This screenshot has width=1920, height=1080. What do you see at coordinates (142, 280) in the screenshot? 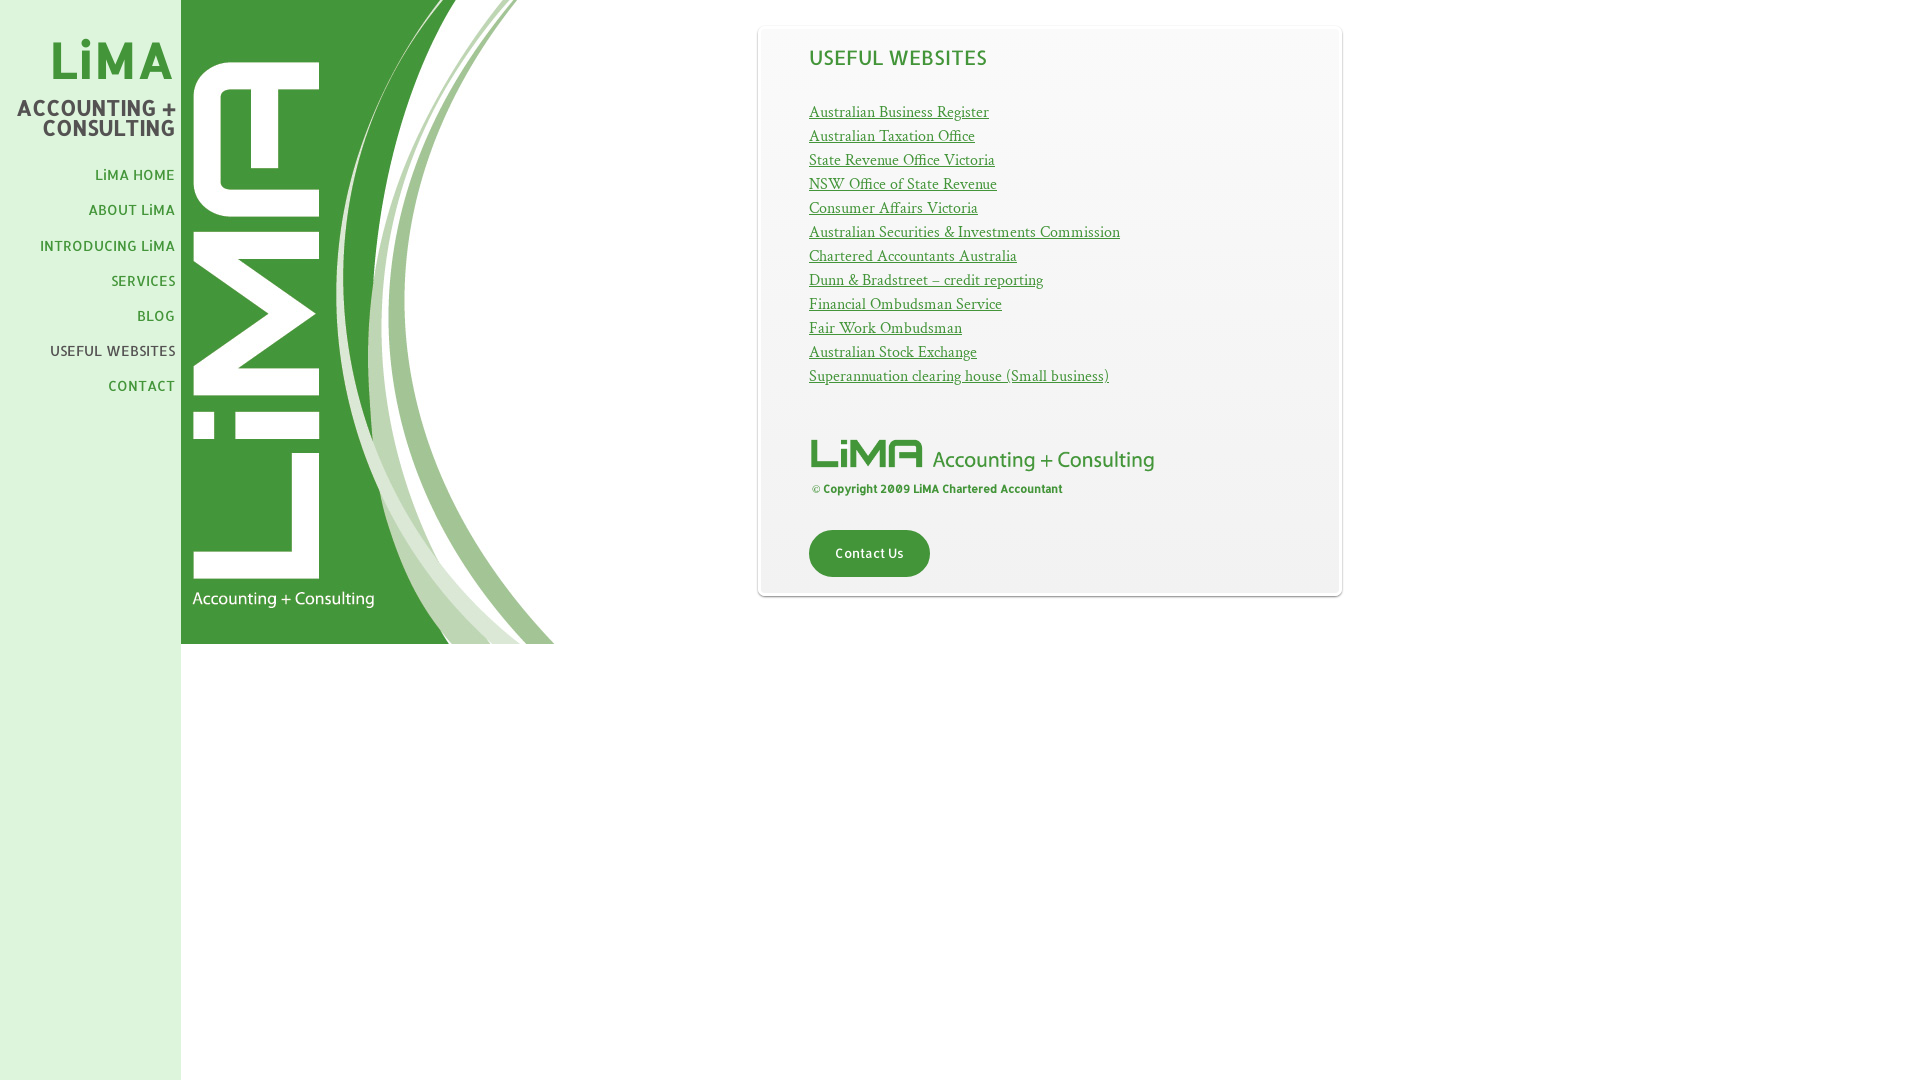
I see `'SERVICES'` at bounding box center [142, 280].